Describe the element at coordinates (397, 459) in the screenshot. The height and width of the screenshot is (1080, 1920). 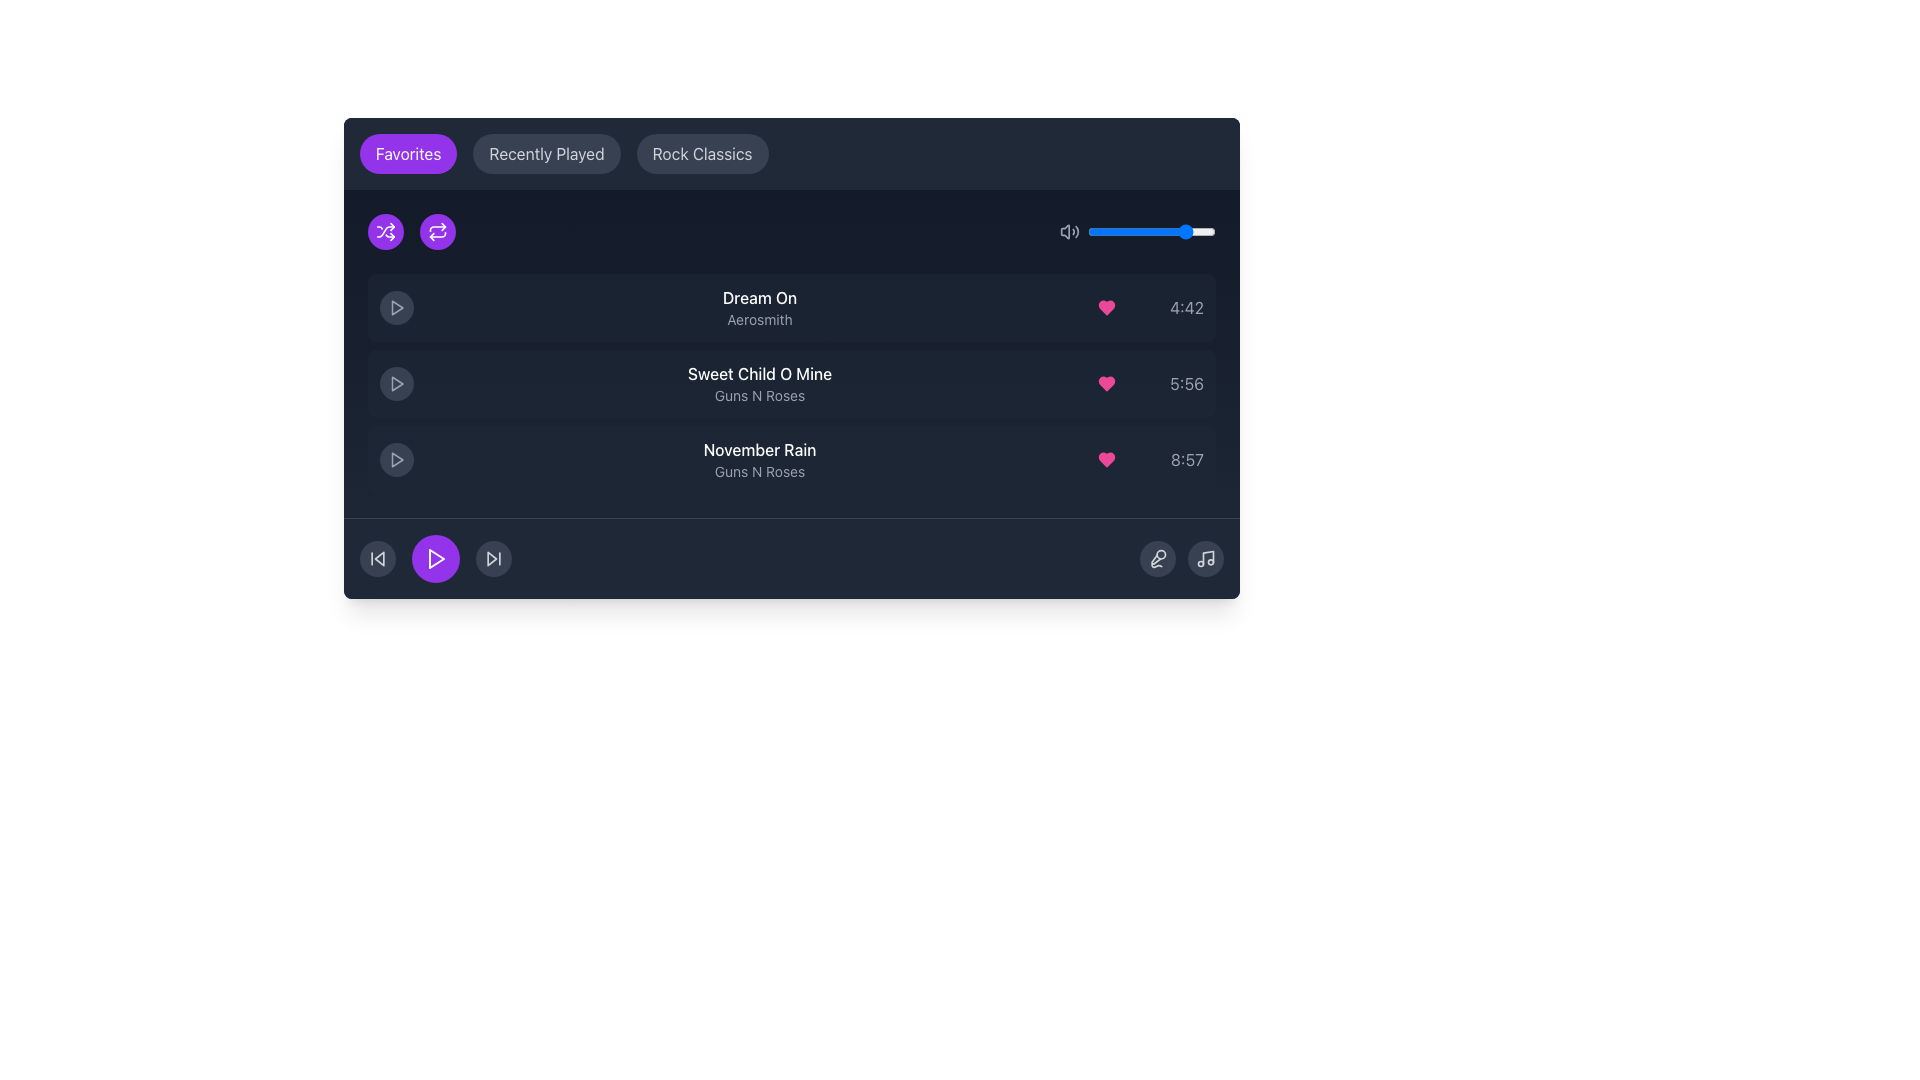
I see `the circular button icon for the song 'November Rain' in the playlist` at that location.